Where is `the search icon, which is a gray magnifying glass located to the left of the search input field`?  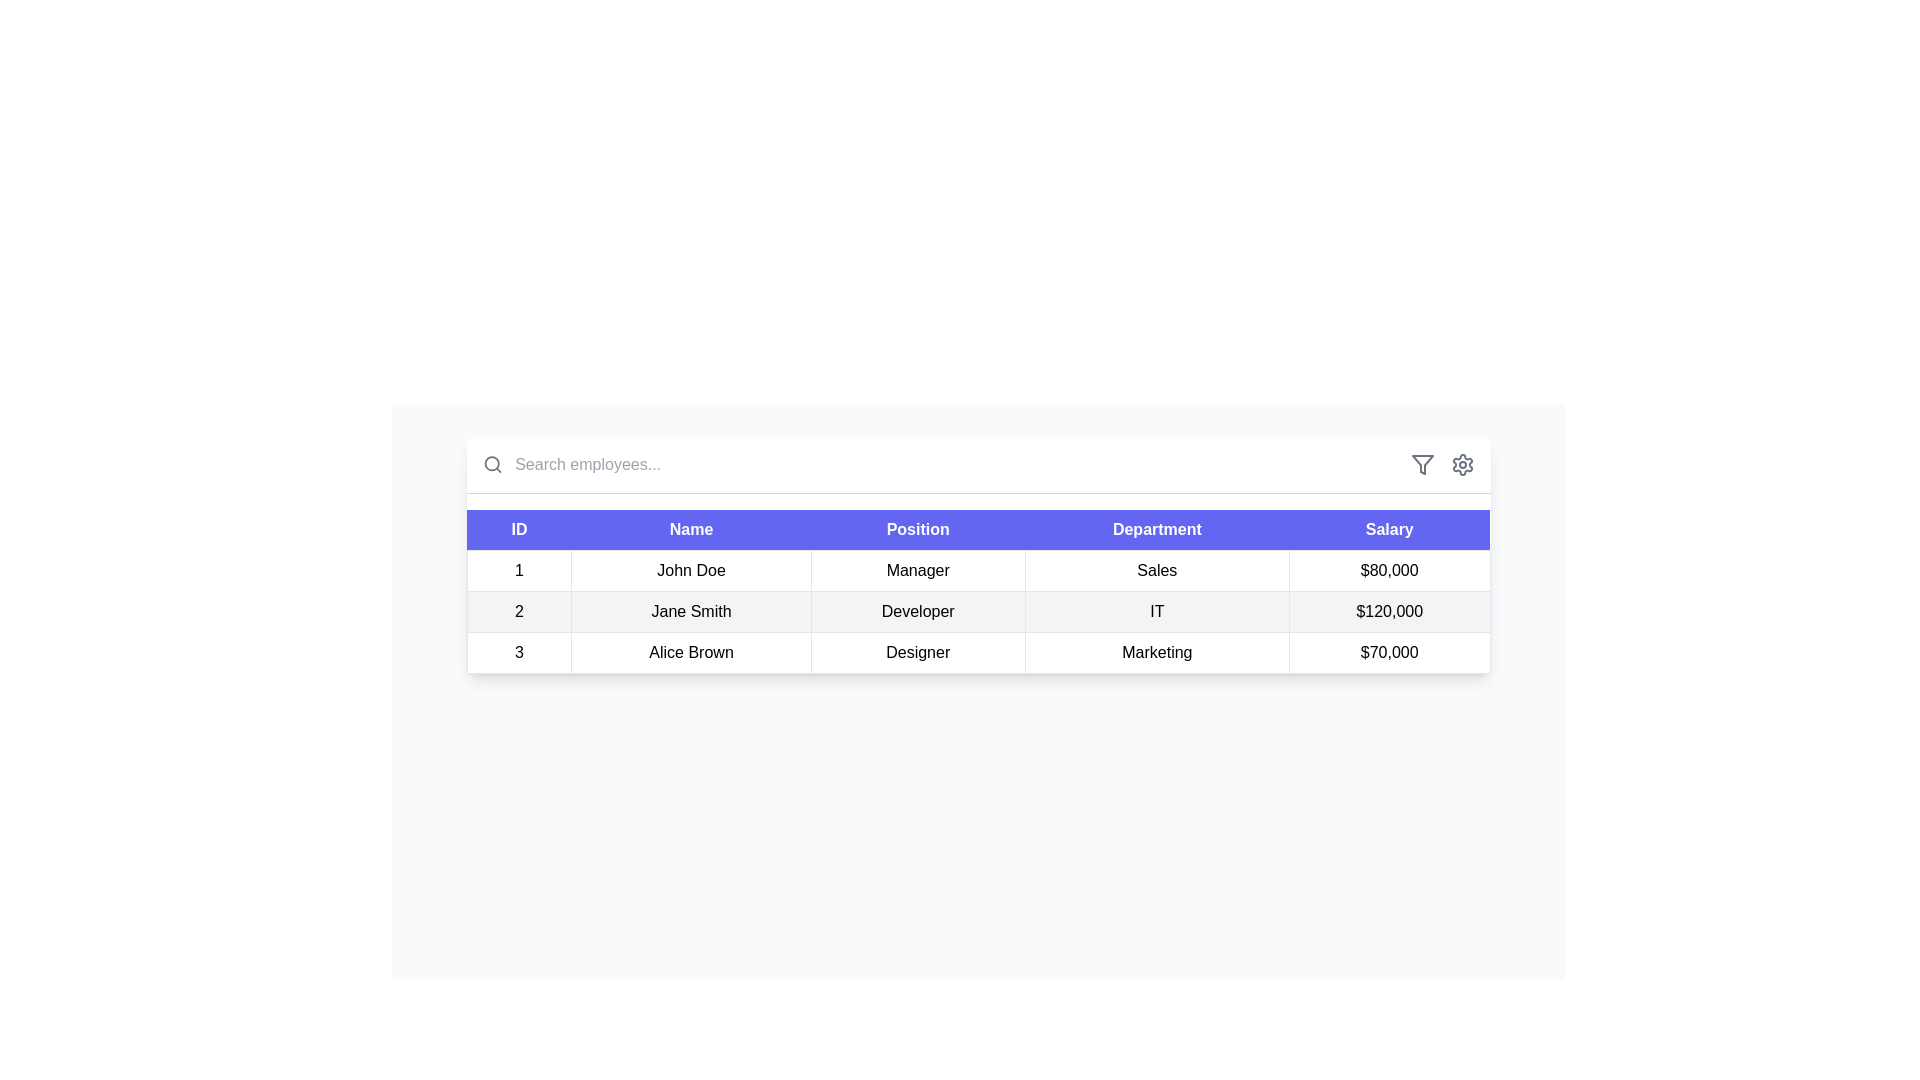 the search icon, which is a gray magnifying glass located to the left of the search input field is located at coordinates (492, 465).